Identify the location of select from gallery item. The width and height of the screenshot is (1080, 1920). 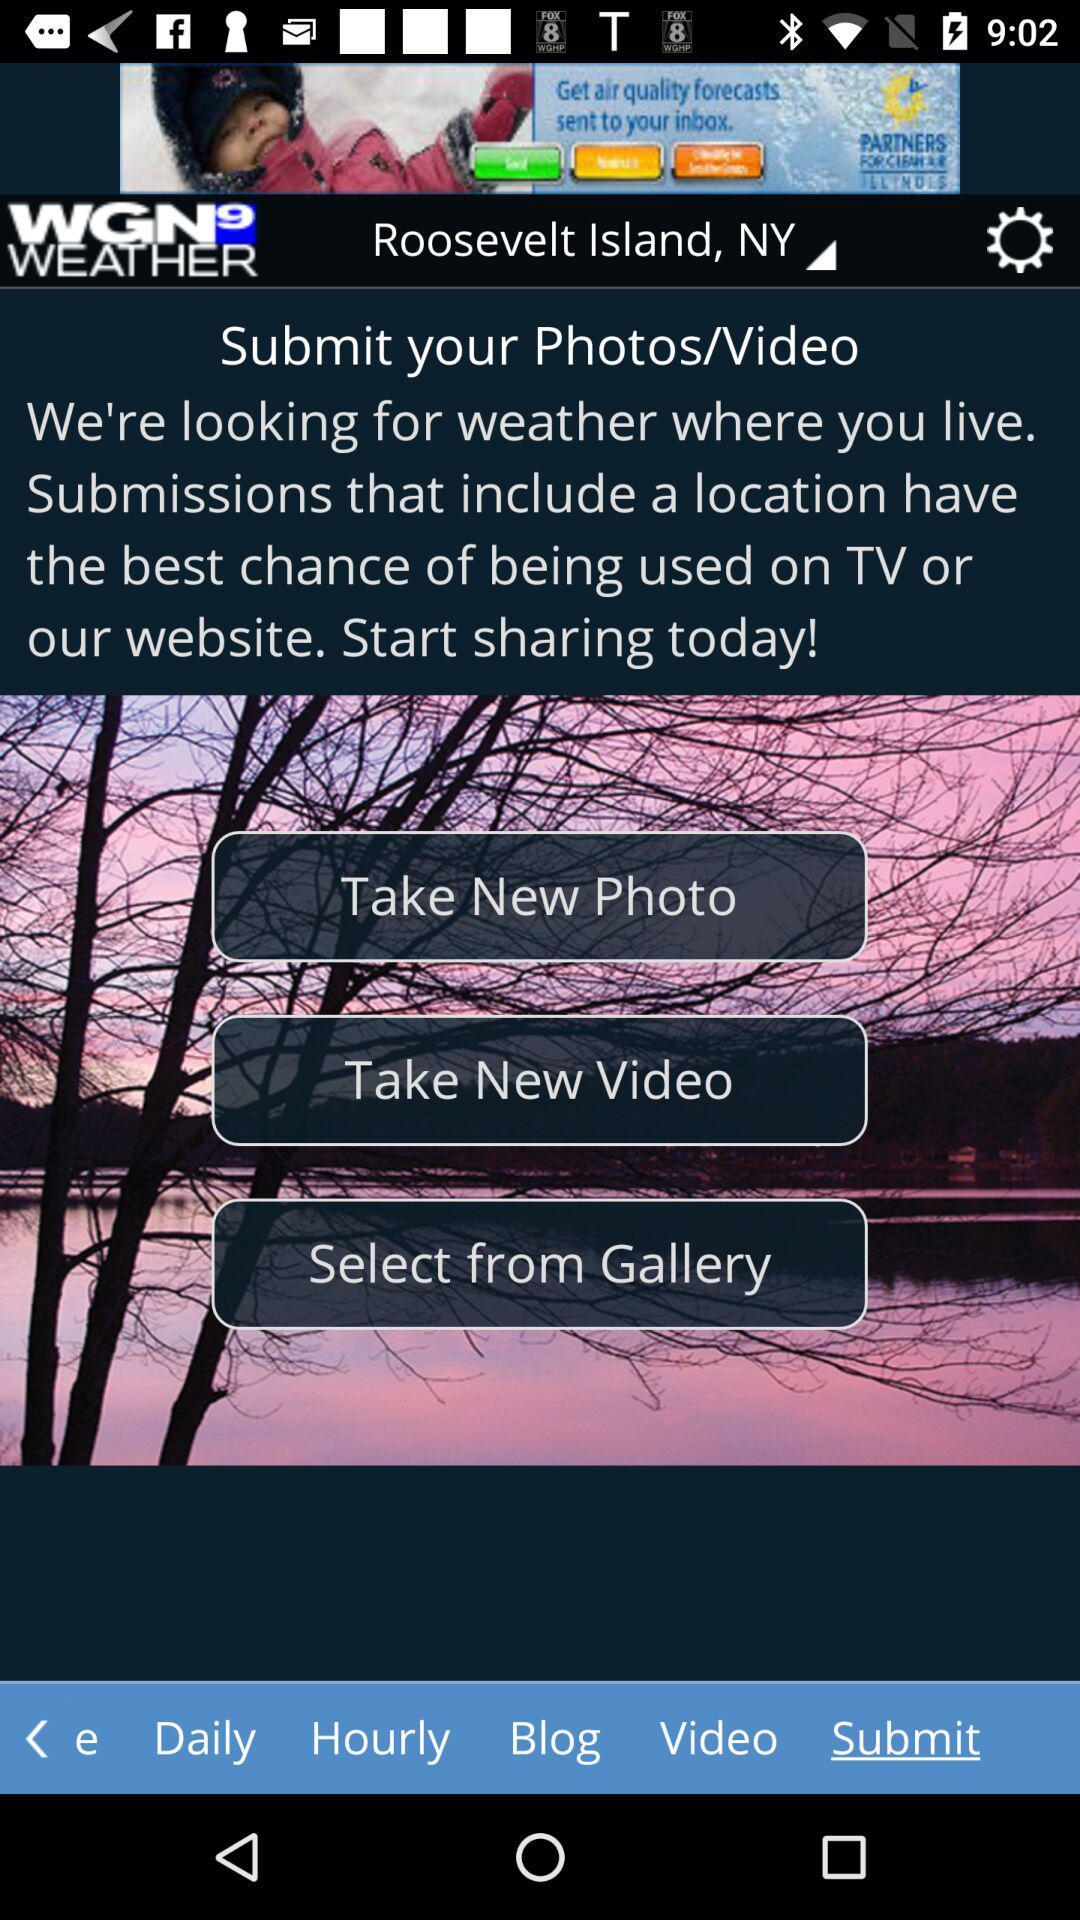
(538, 1263).